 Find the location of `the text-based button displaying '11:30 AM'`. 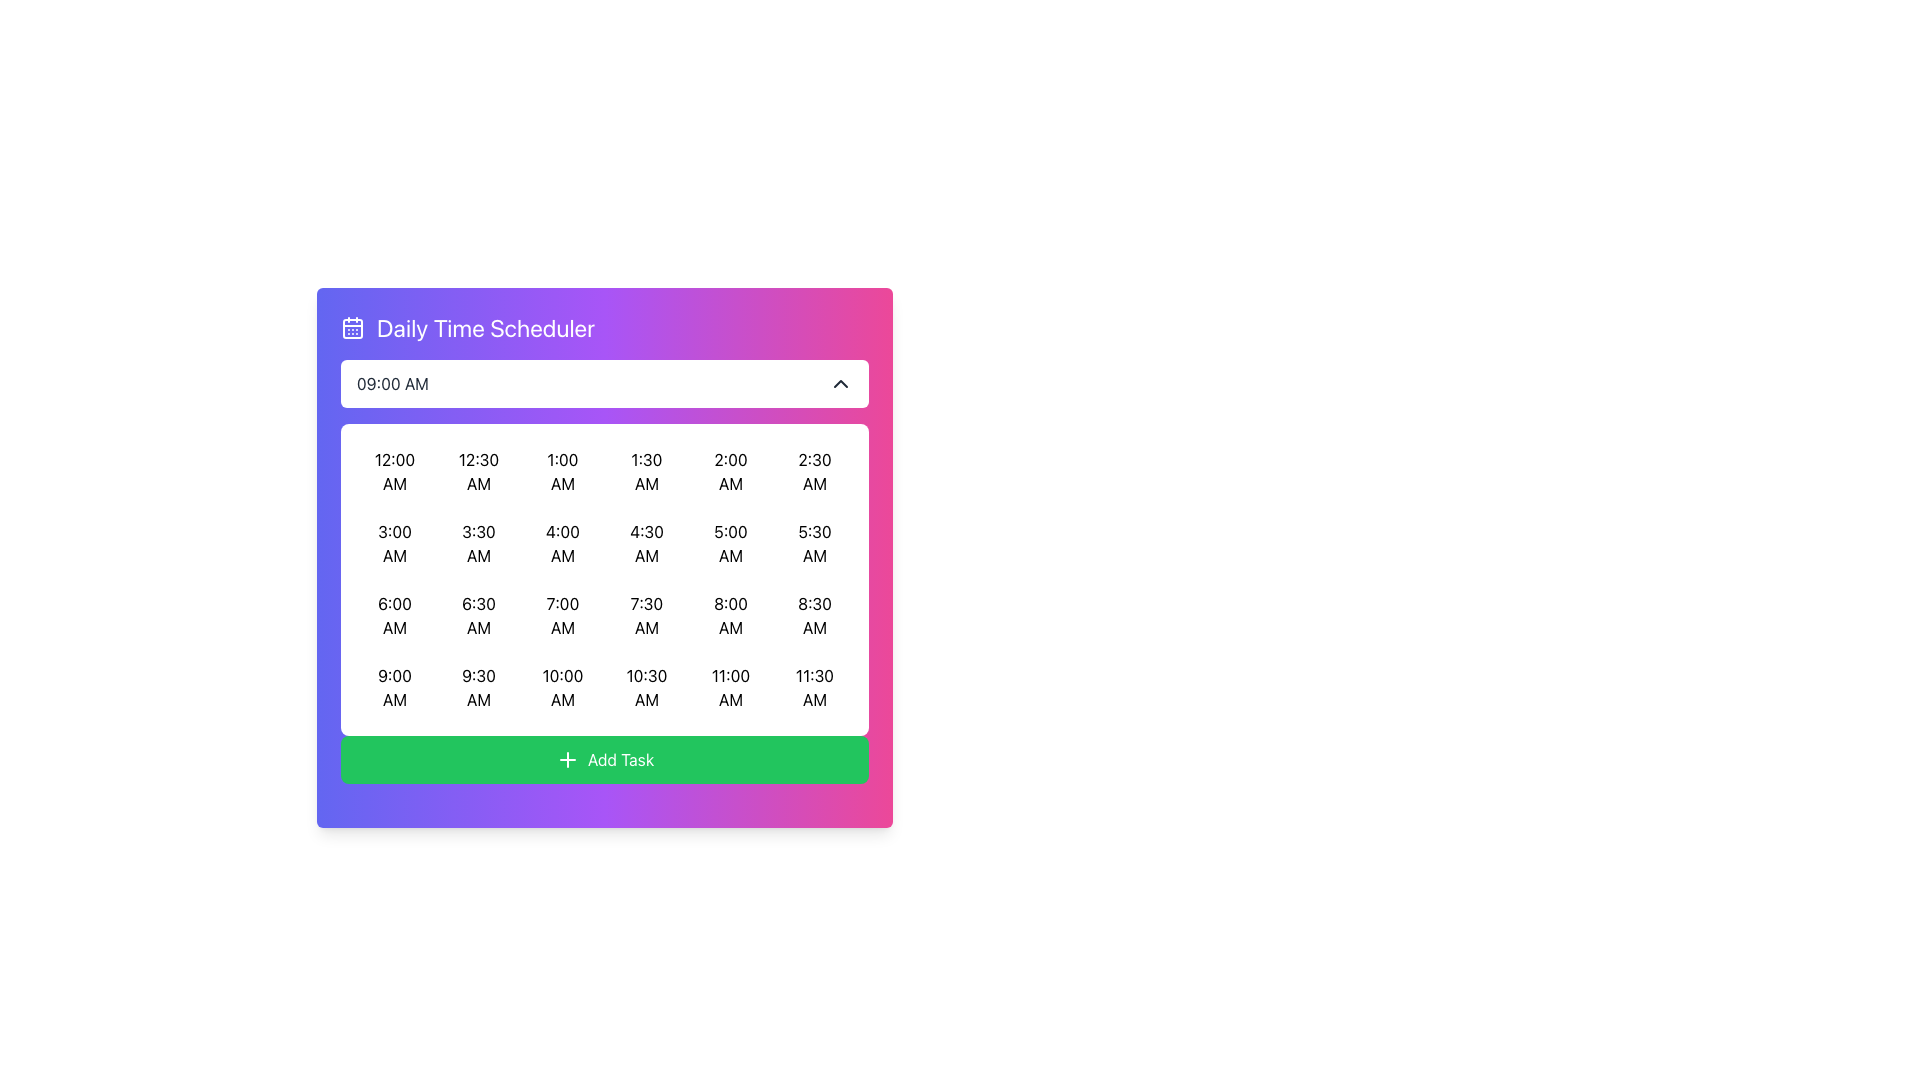

the text-based button displaying '11:30 AM' is located at coordinates (815, 686).